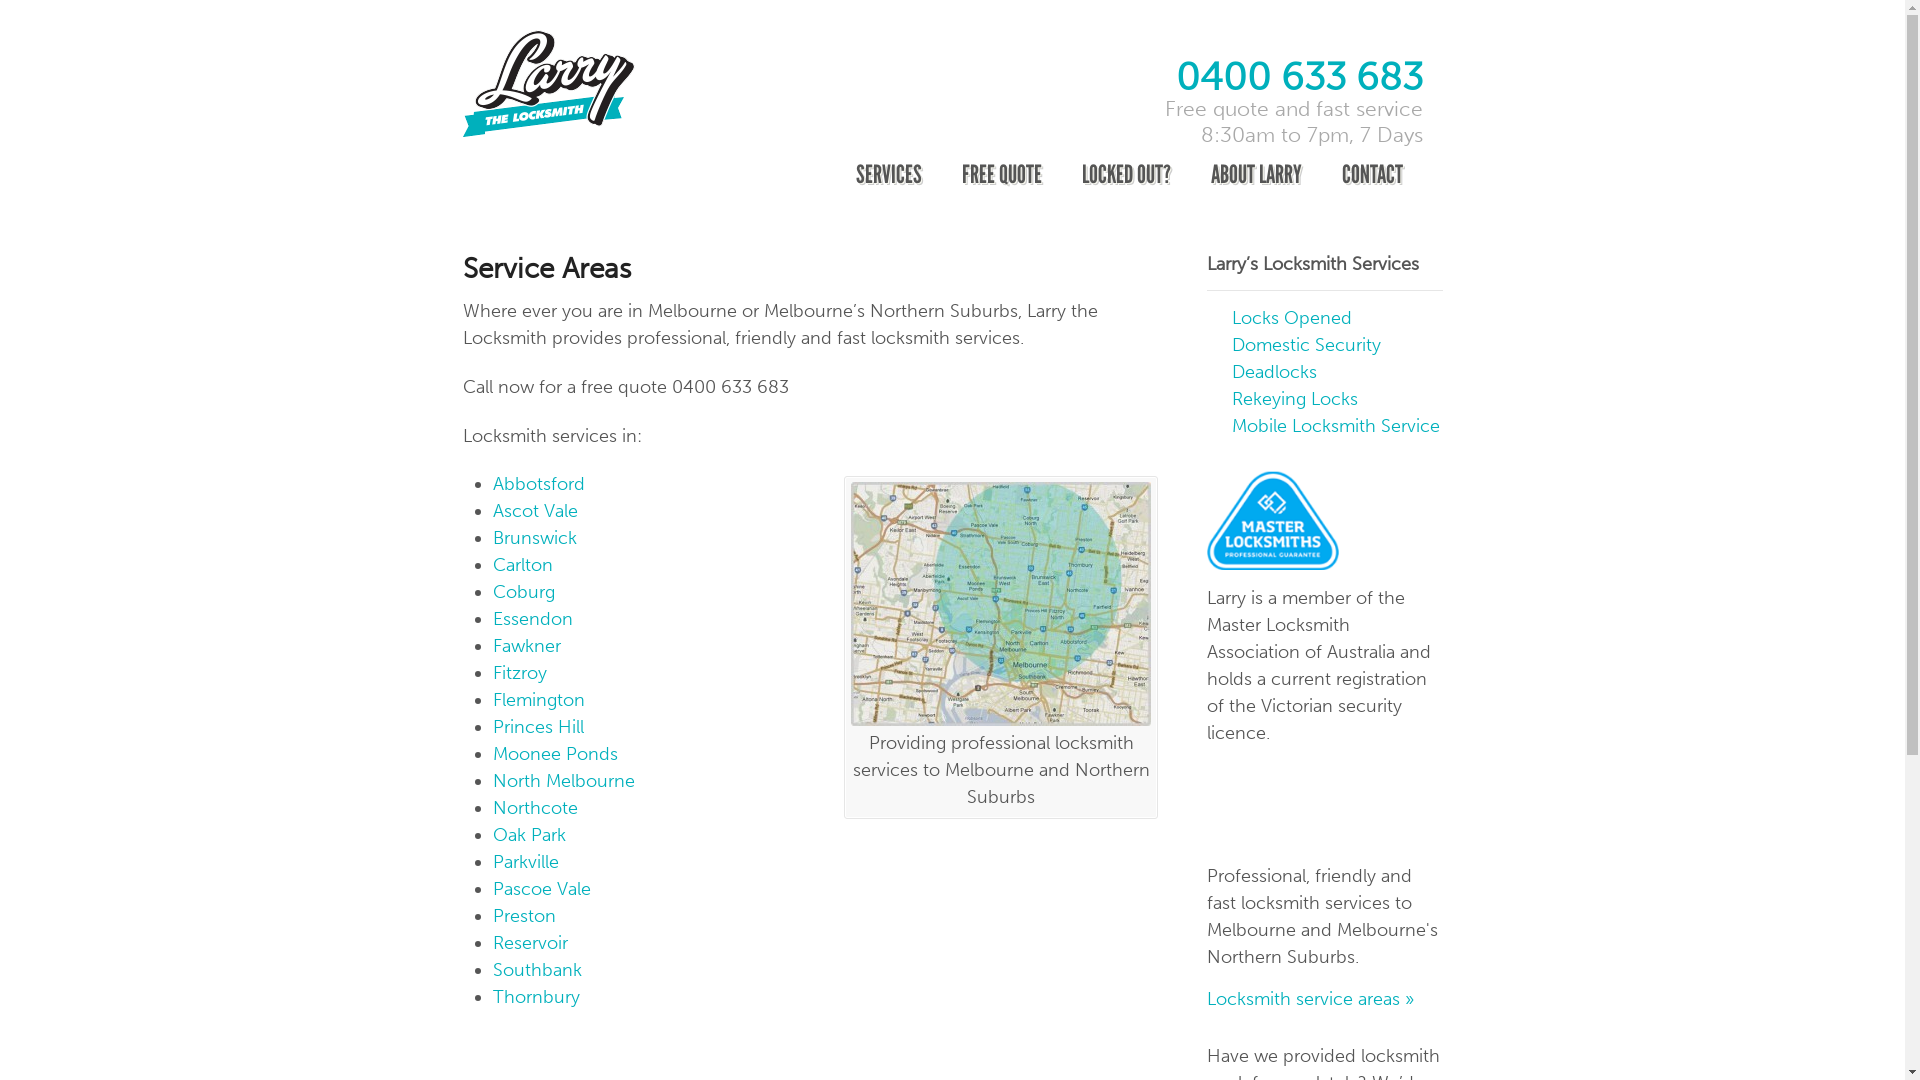 This screenshot has width=1920, height=1080. What do you see at coordinates (534, 509) in the screenshot?
I see `'Ascot Vale'` at bounding box center [534, 509].